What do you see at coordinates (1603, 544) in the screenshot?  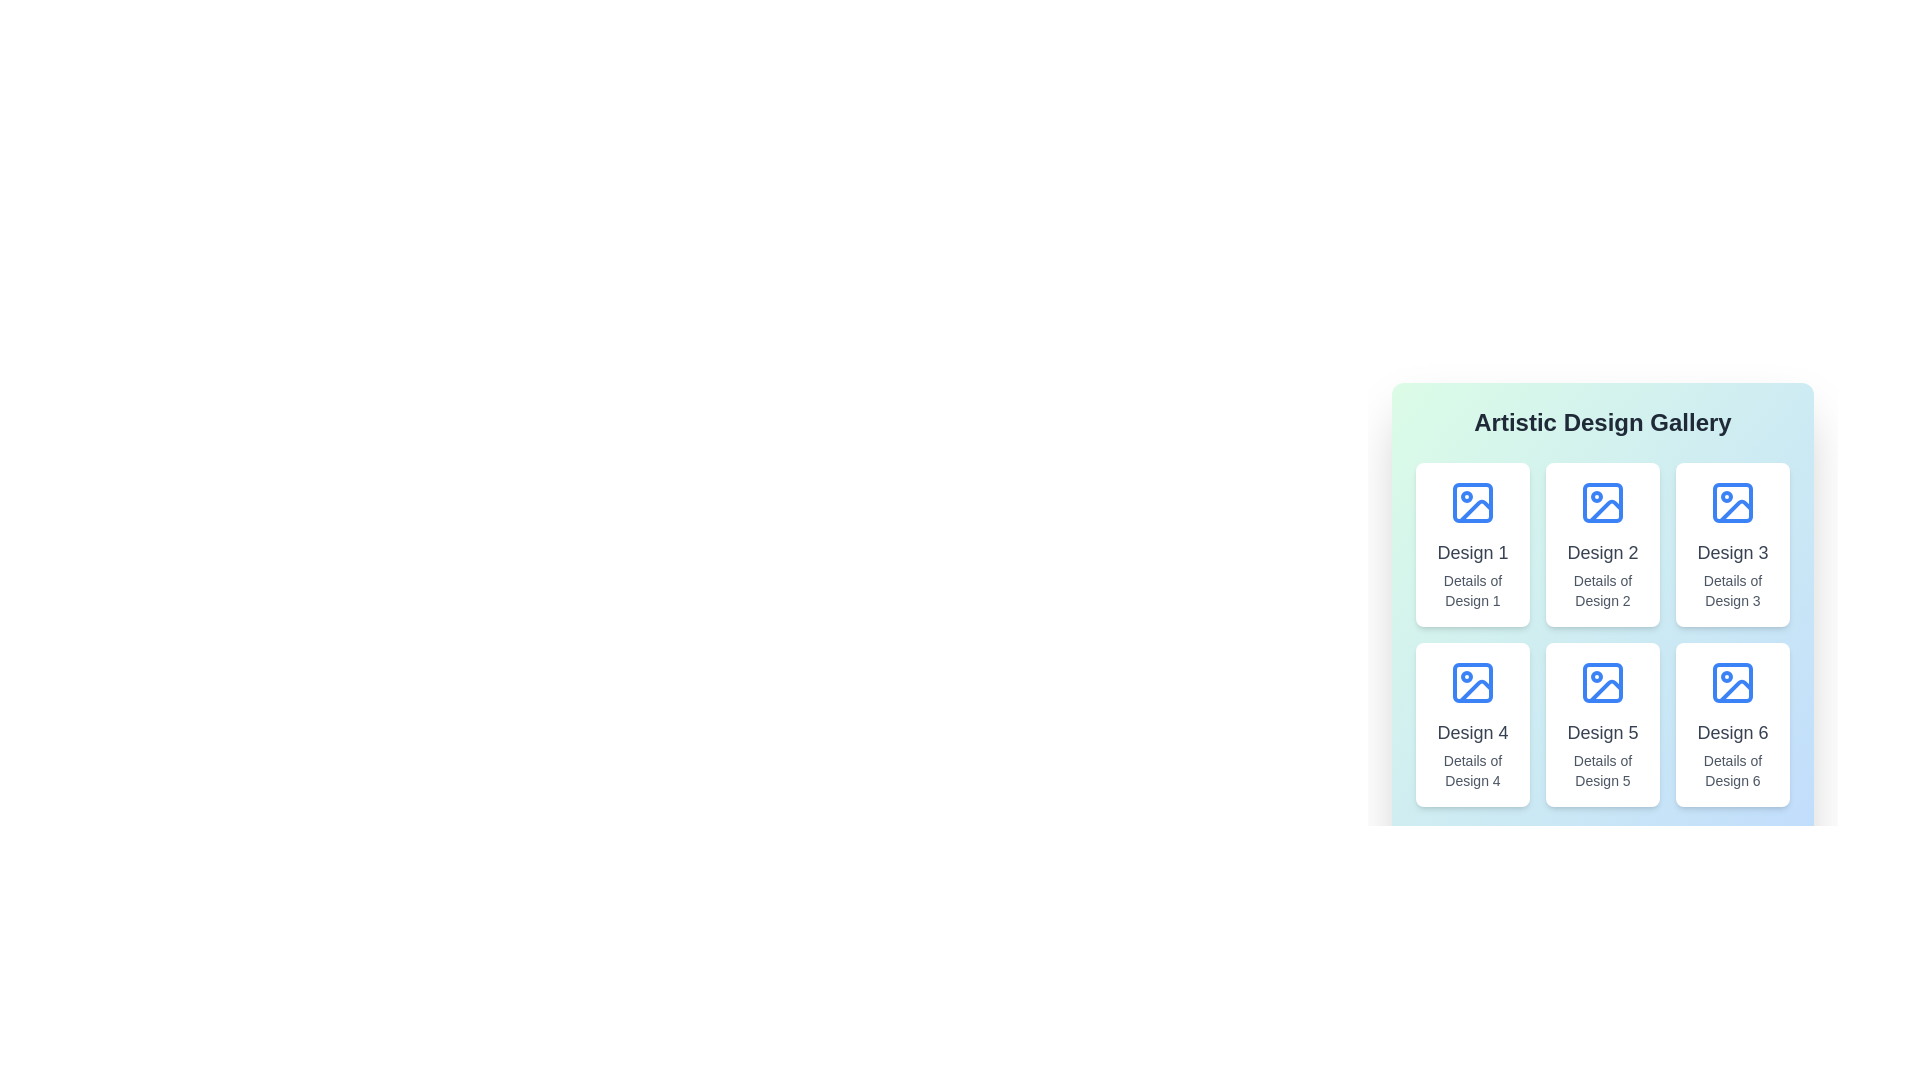 I see `the rectangular card labeled 'Design 2' which has a blue outlined icon and bold text in the center to interact with it` at bounding box center [1603, 544].